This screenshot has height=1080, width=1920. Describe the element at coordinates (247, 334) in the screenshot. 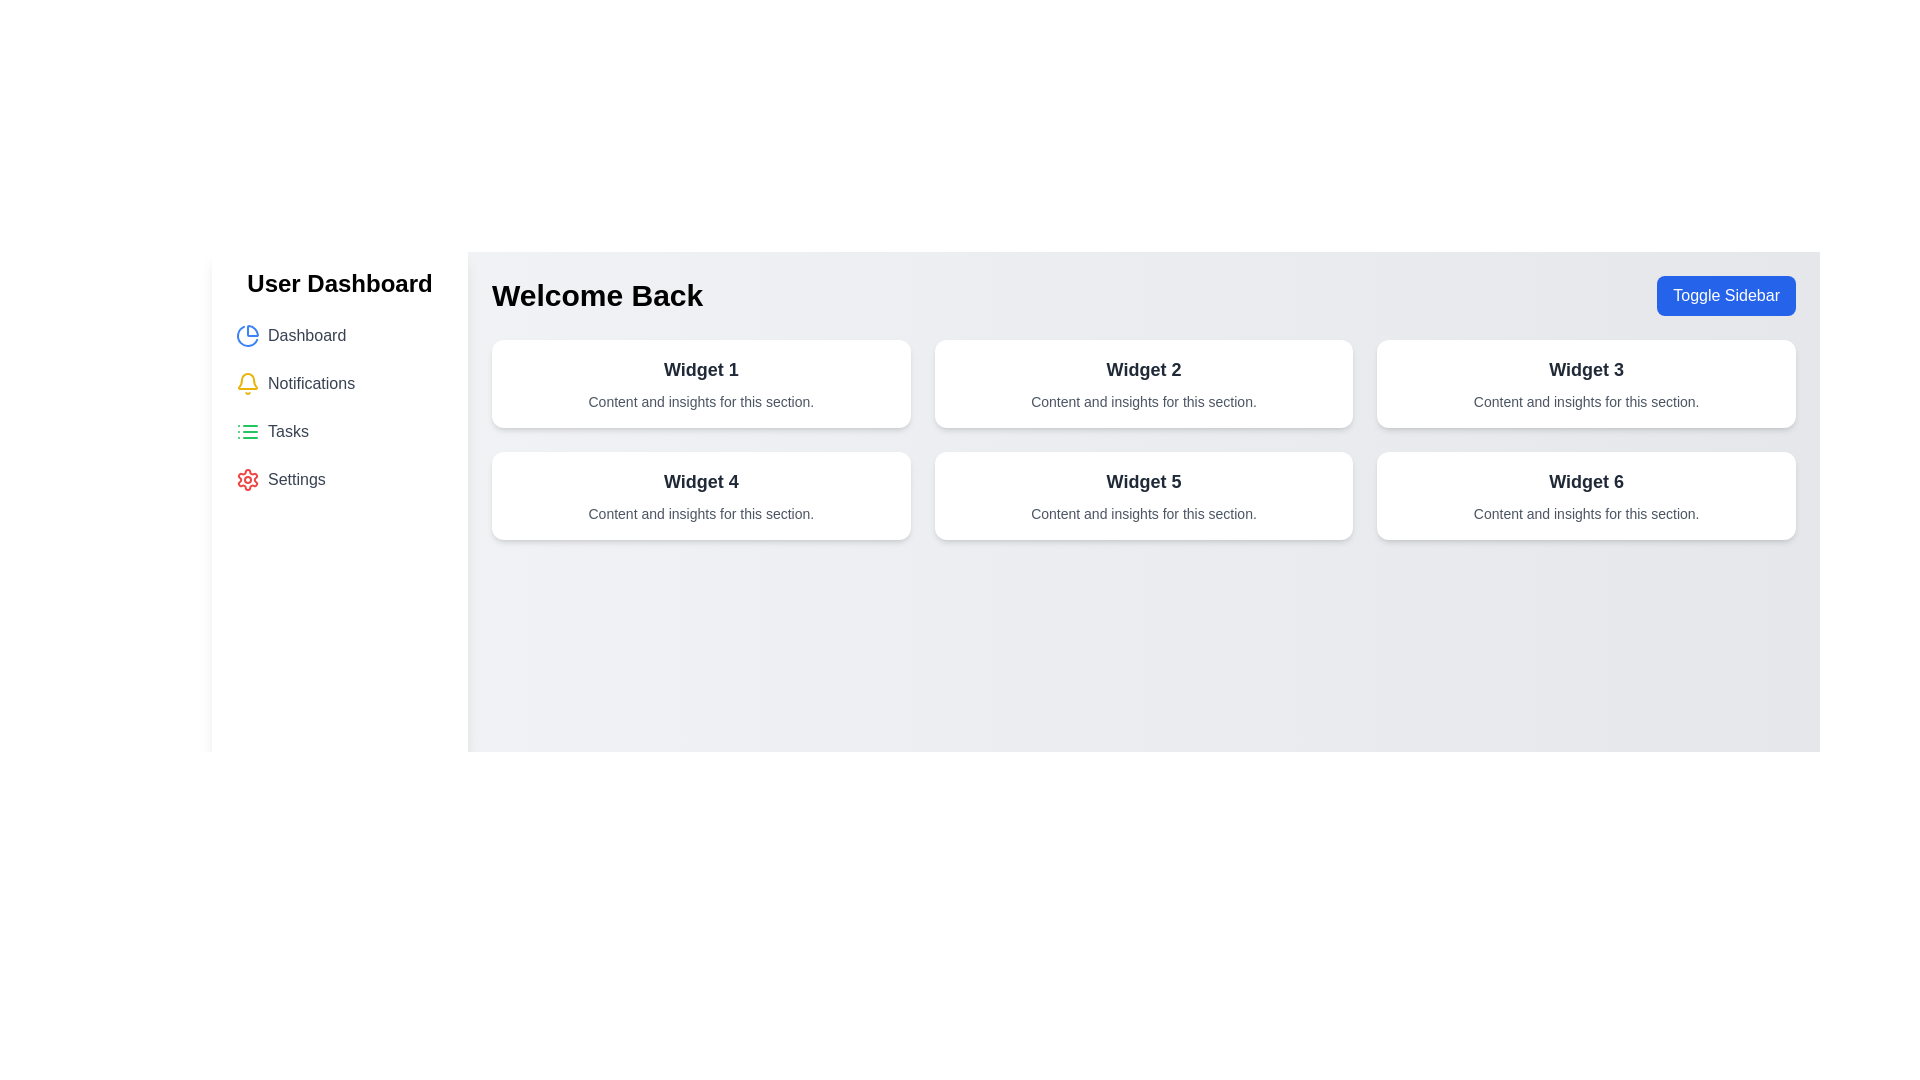

I see `the Dashboard icon, which is the first icon in the vertical sidebar menu, located to the left of the text label 'Dashboard'` at that location.